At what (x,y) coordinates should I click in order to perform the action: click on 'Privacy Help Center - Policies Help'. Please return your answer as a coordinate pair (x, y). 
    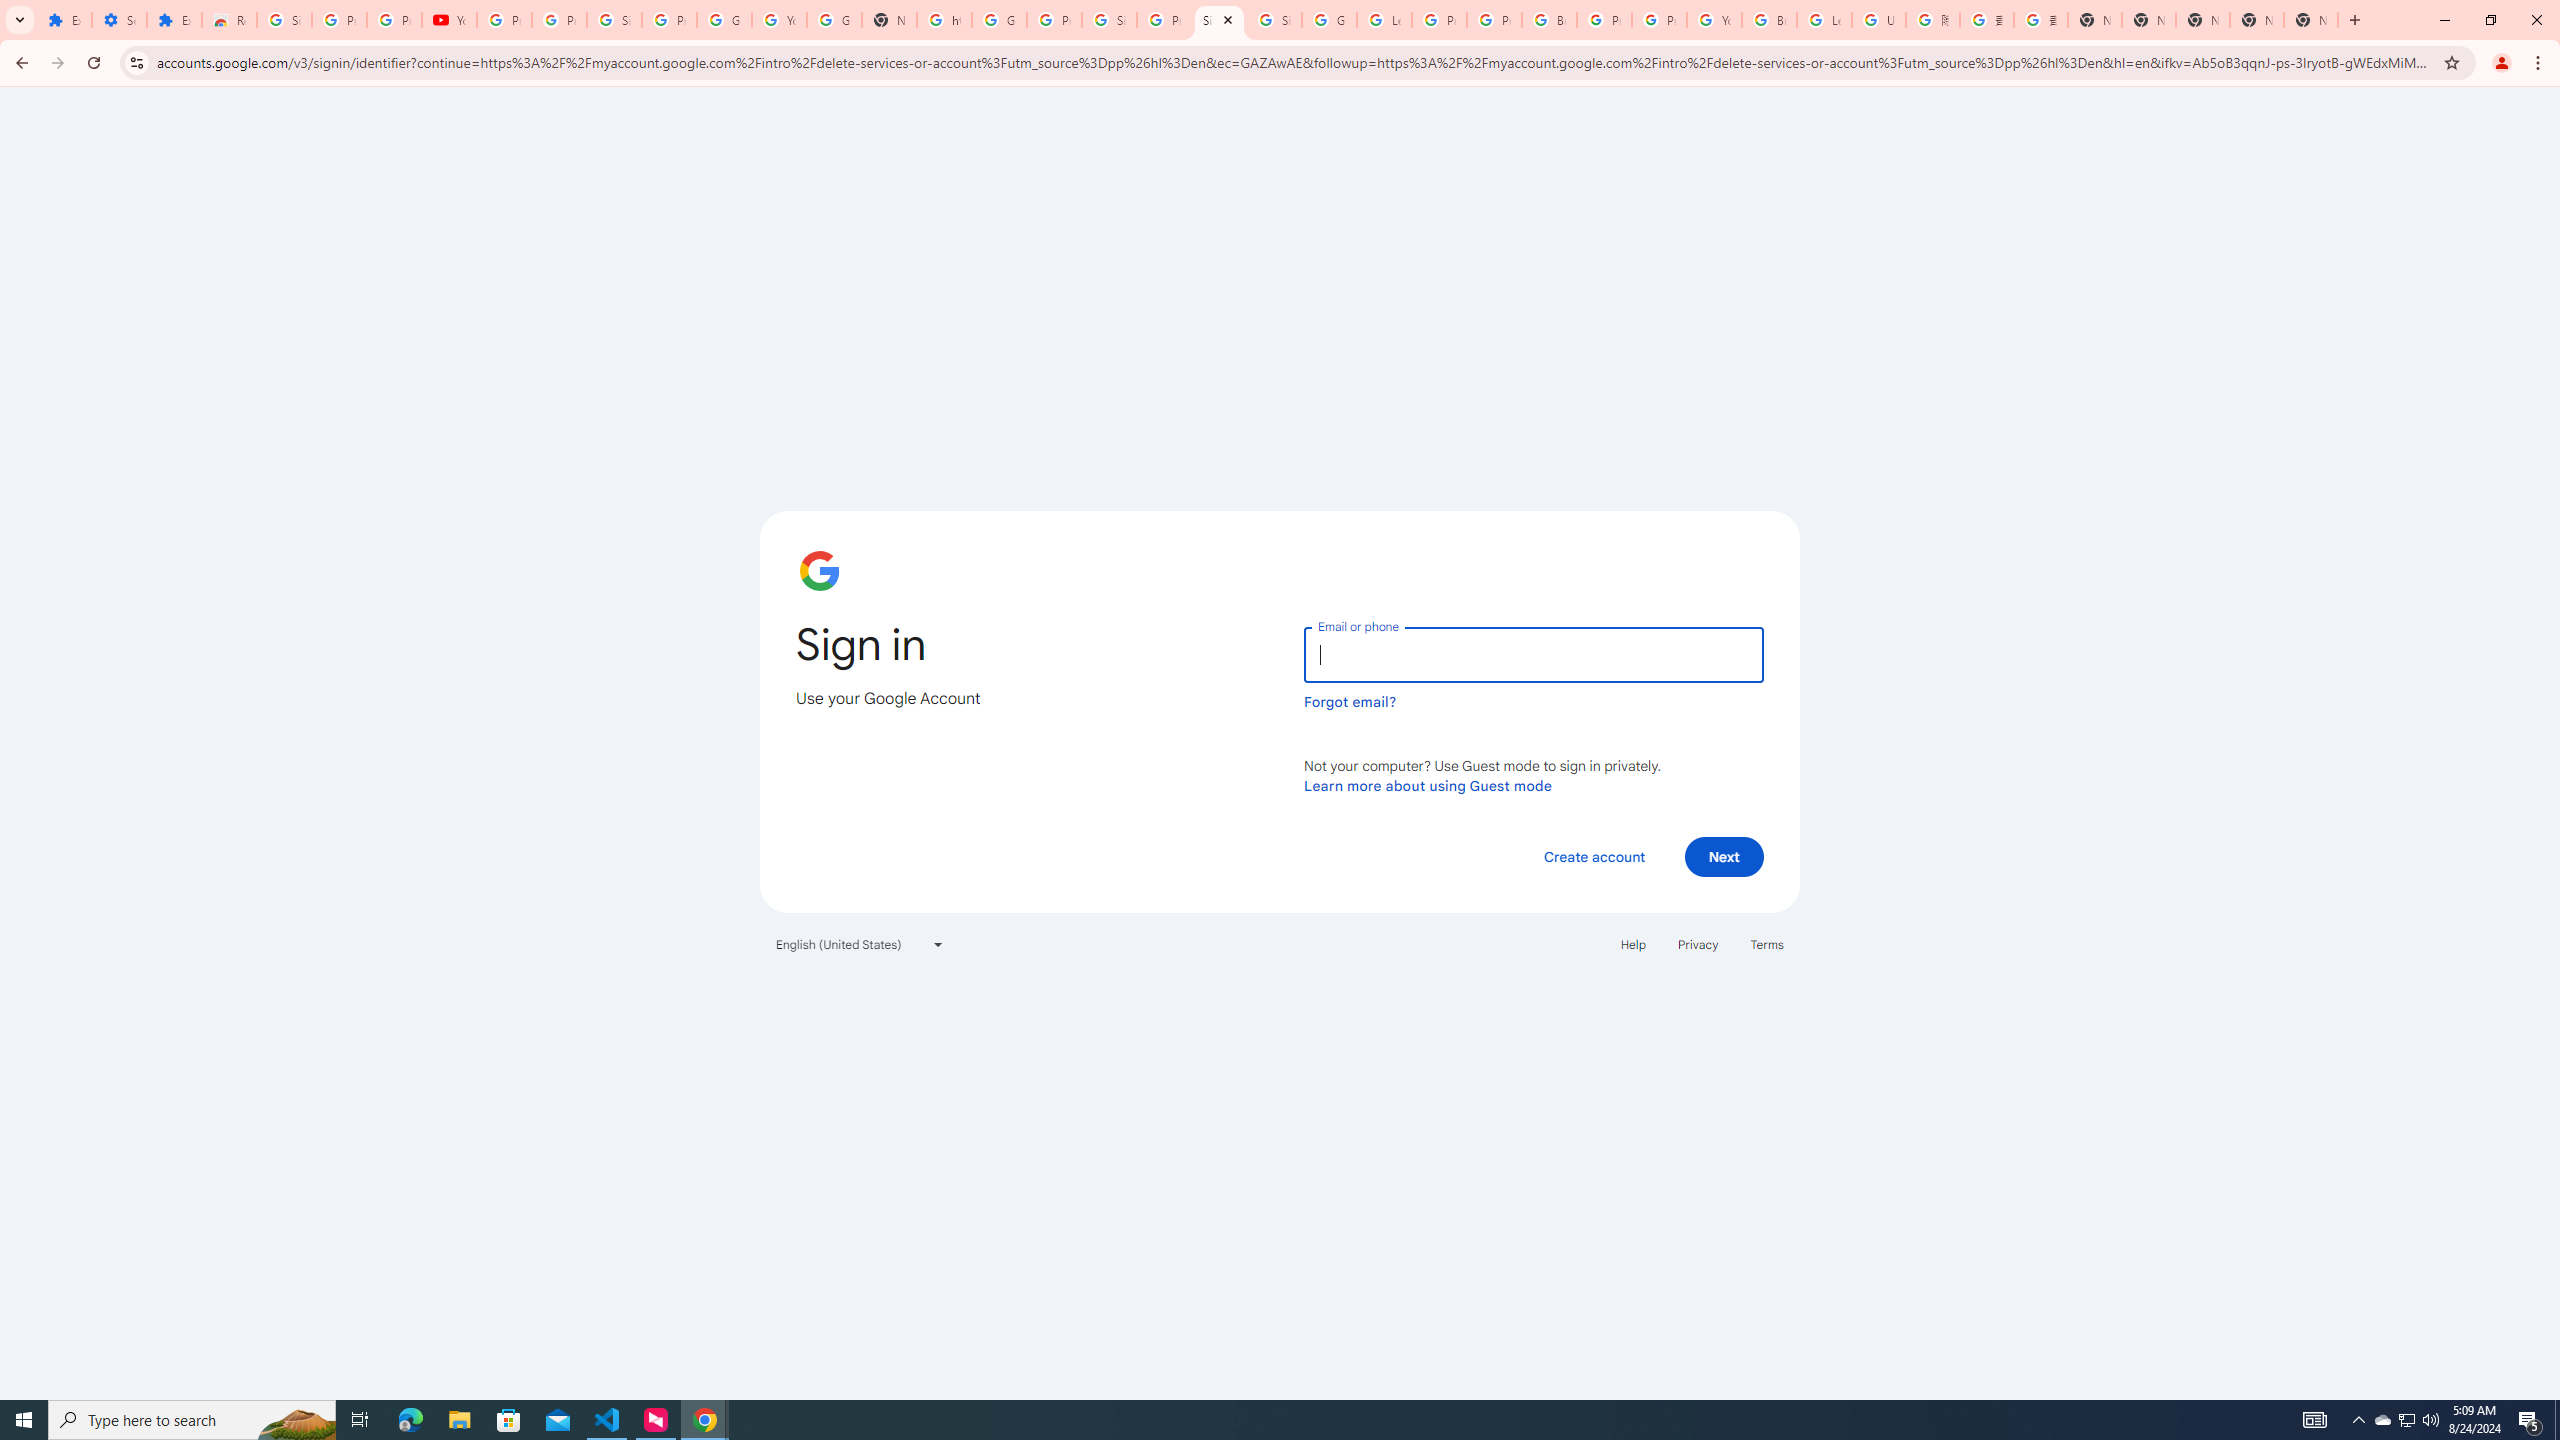
    Looking at the image, I should click on (1439, 19).